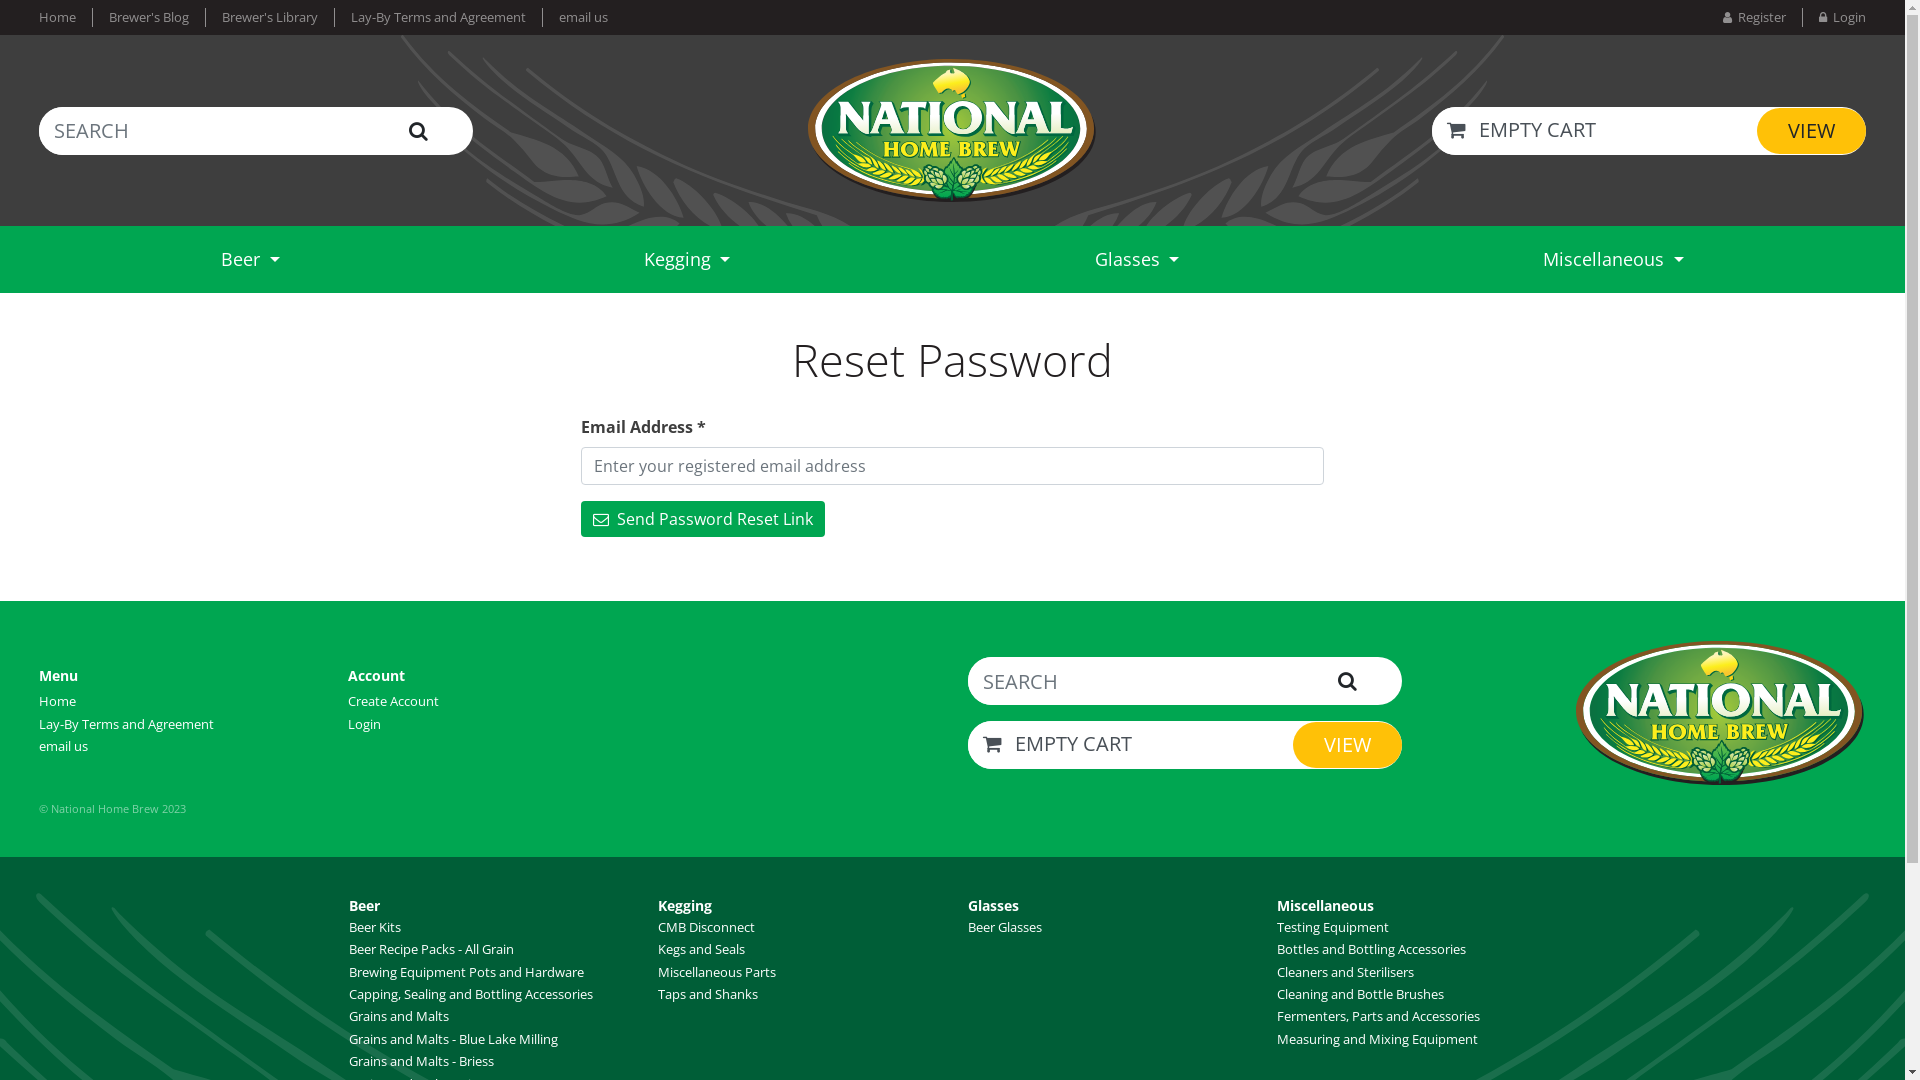 This screenshot has width=1920, height=1080. What do you see at coordinates (1345, 971) in the screenshot?
I see `'Cleaners and Sterilisers'` at bounding box center [1345, 971].